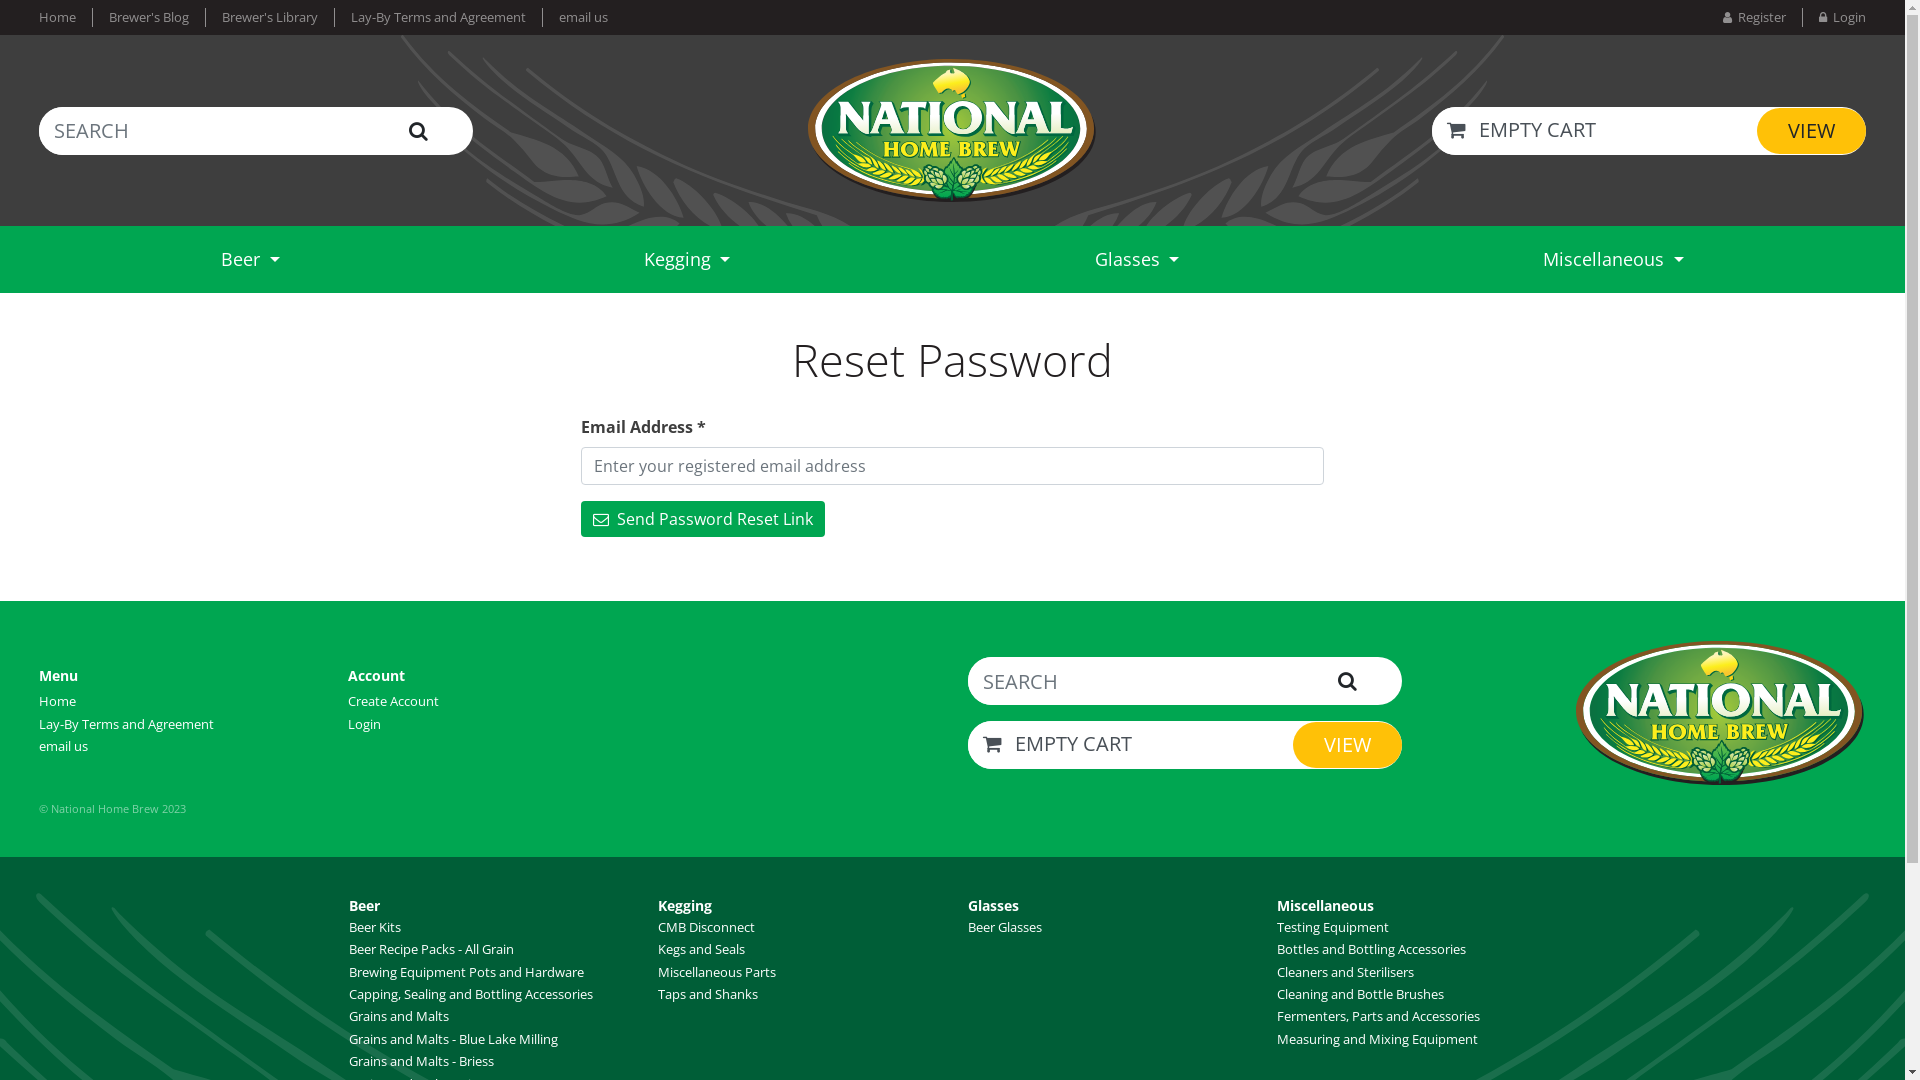 This screenshot has width=1920, height=1080. What do you see at coordinates (1345, 971) in the screenshot?
I see `'Cleaners and Sterilisers'` at bounding box center [1345, 971].